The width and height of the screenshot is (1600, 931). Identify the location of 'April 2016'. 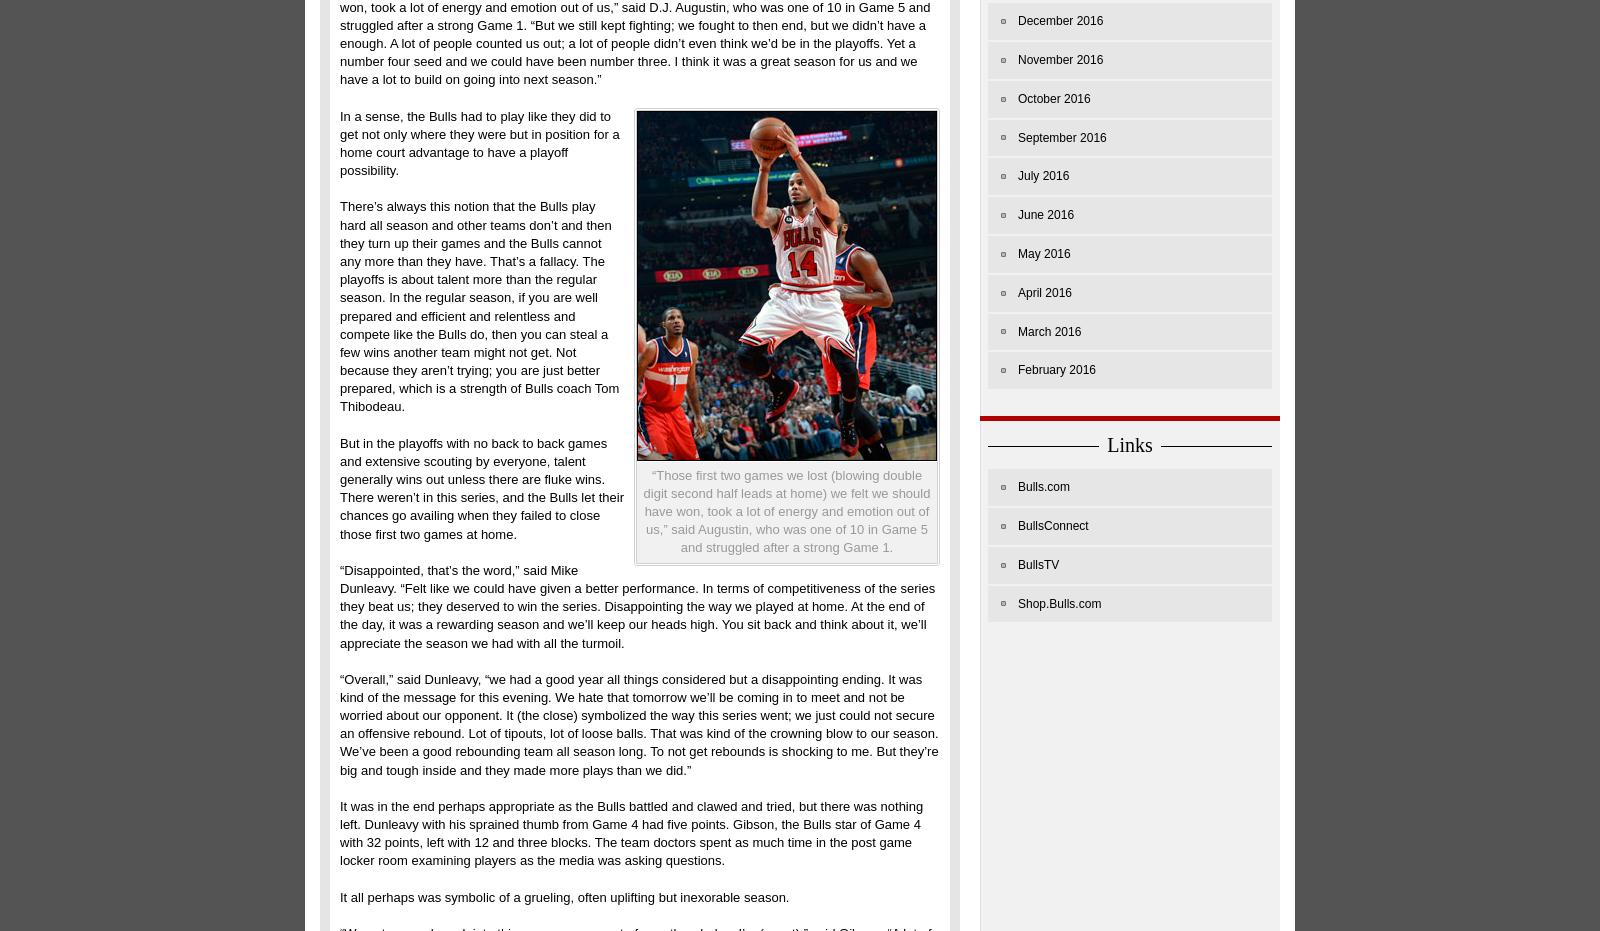
(1044, 290).